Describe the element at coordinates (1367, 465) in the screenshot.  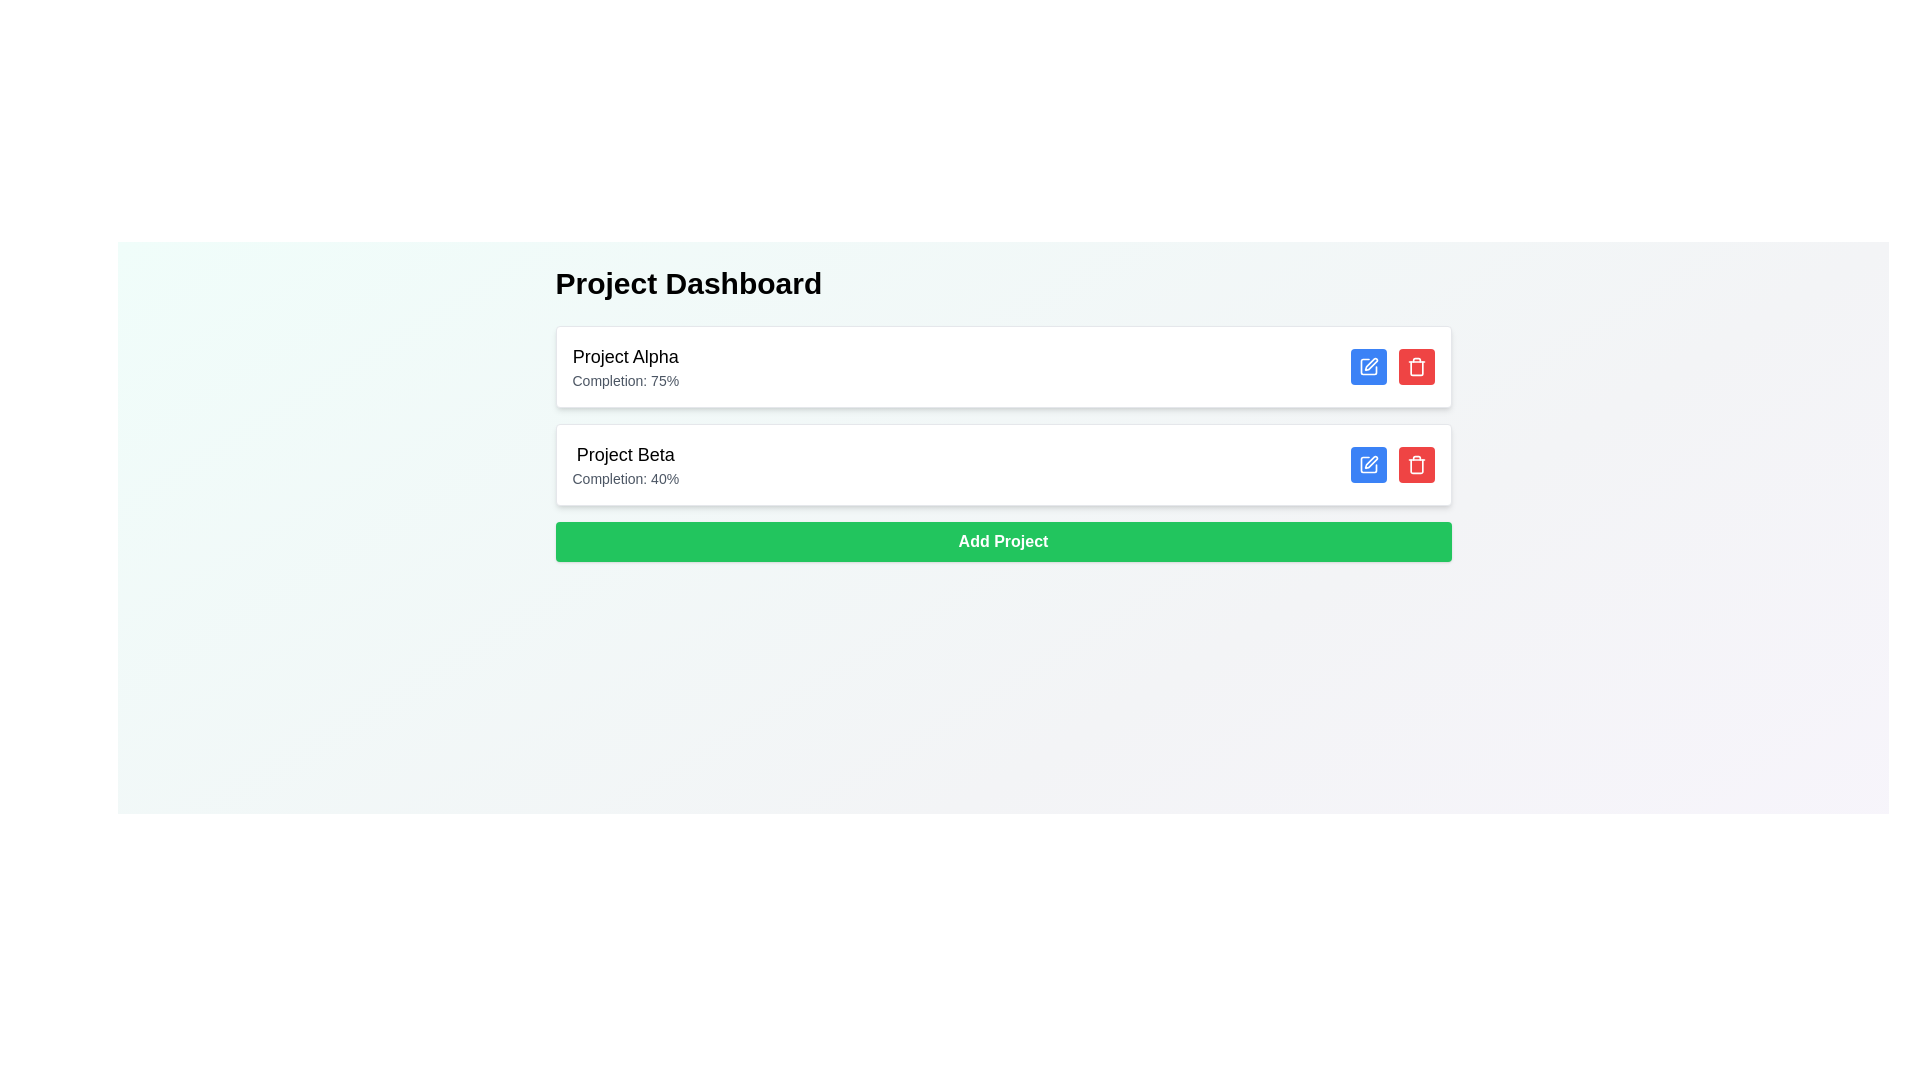
I see `the interactive edit button located to the left of the red trash button in the project row for 'Project Beta'` at that location.